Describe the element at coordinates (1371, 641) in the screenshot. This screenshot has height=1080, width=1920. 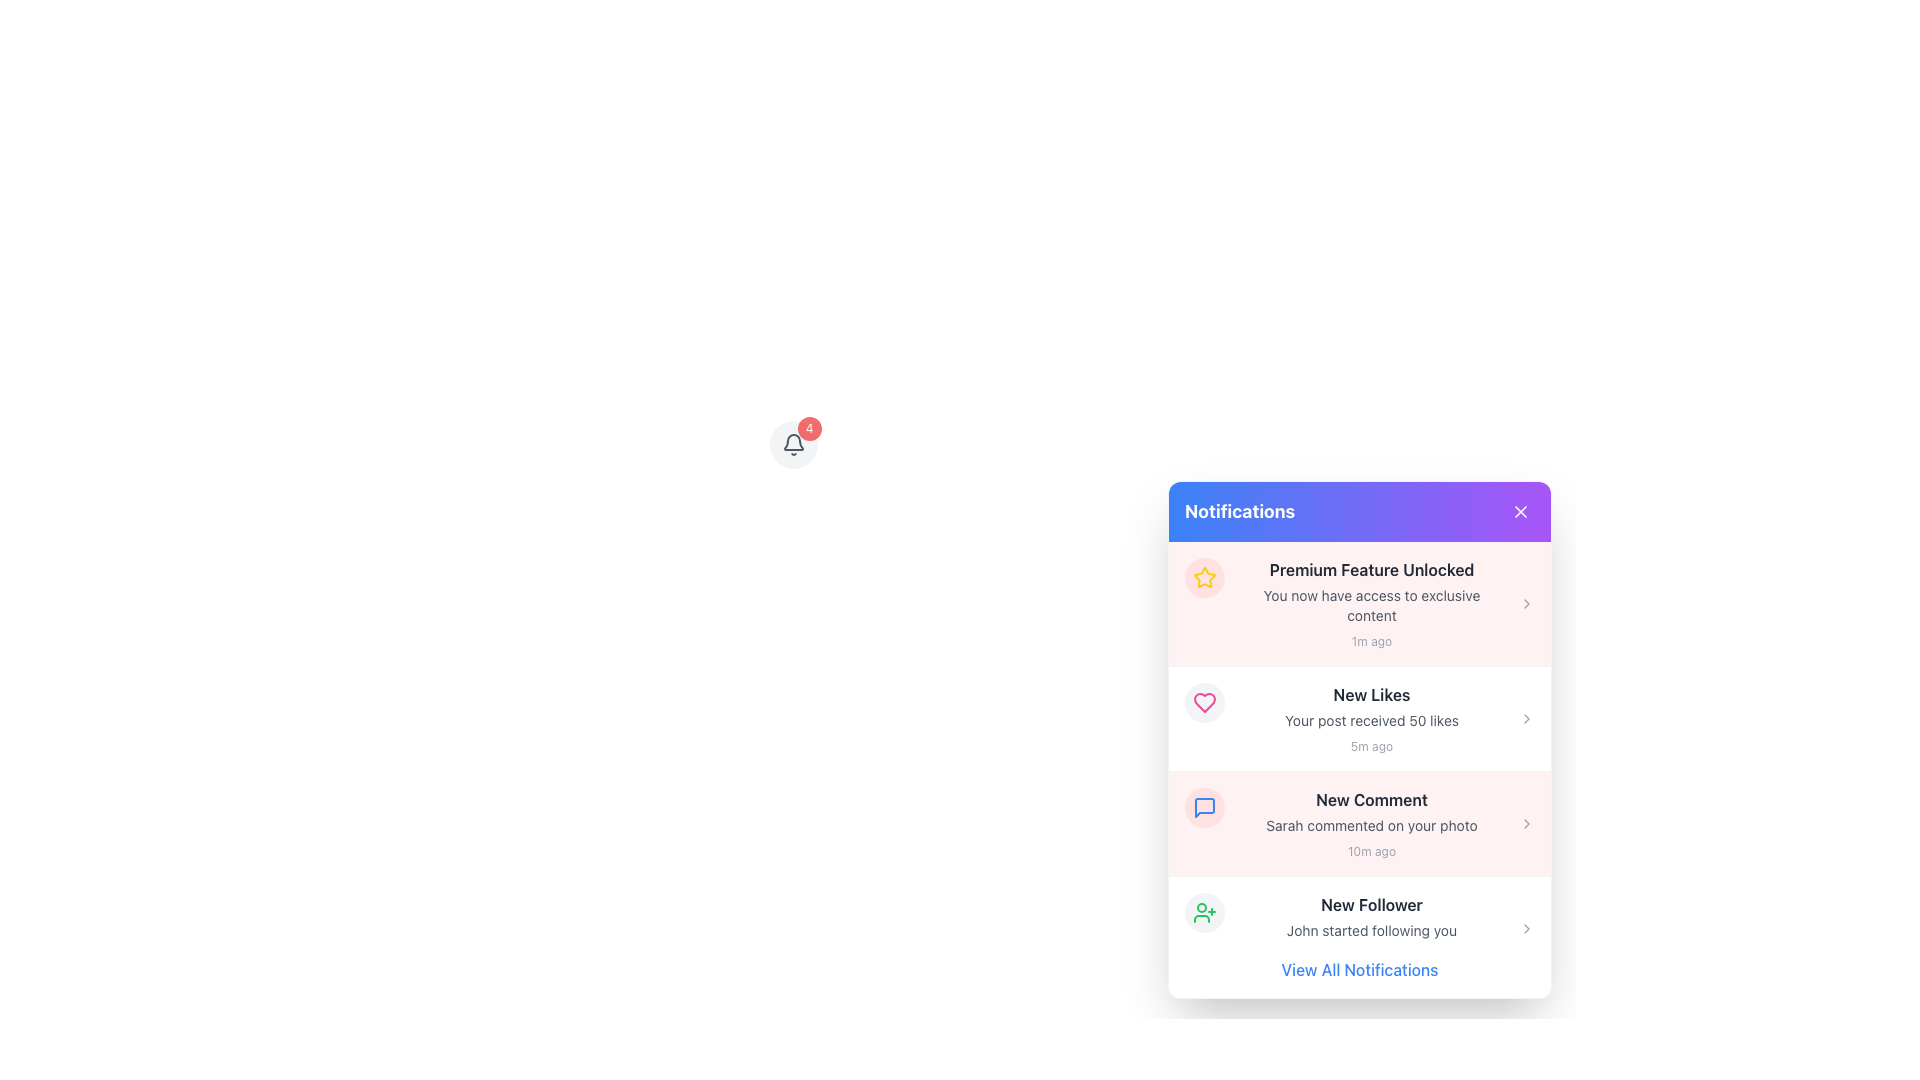
I see `the text label that reads '1m ago,' which is styled in light gray and located below the premium feature notification text` at that location.